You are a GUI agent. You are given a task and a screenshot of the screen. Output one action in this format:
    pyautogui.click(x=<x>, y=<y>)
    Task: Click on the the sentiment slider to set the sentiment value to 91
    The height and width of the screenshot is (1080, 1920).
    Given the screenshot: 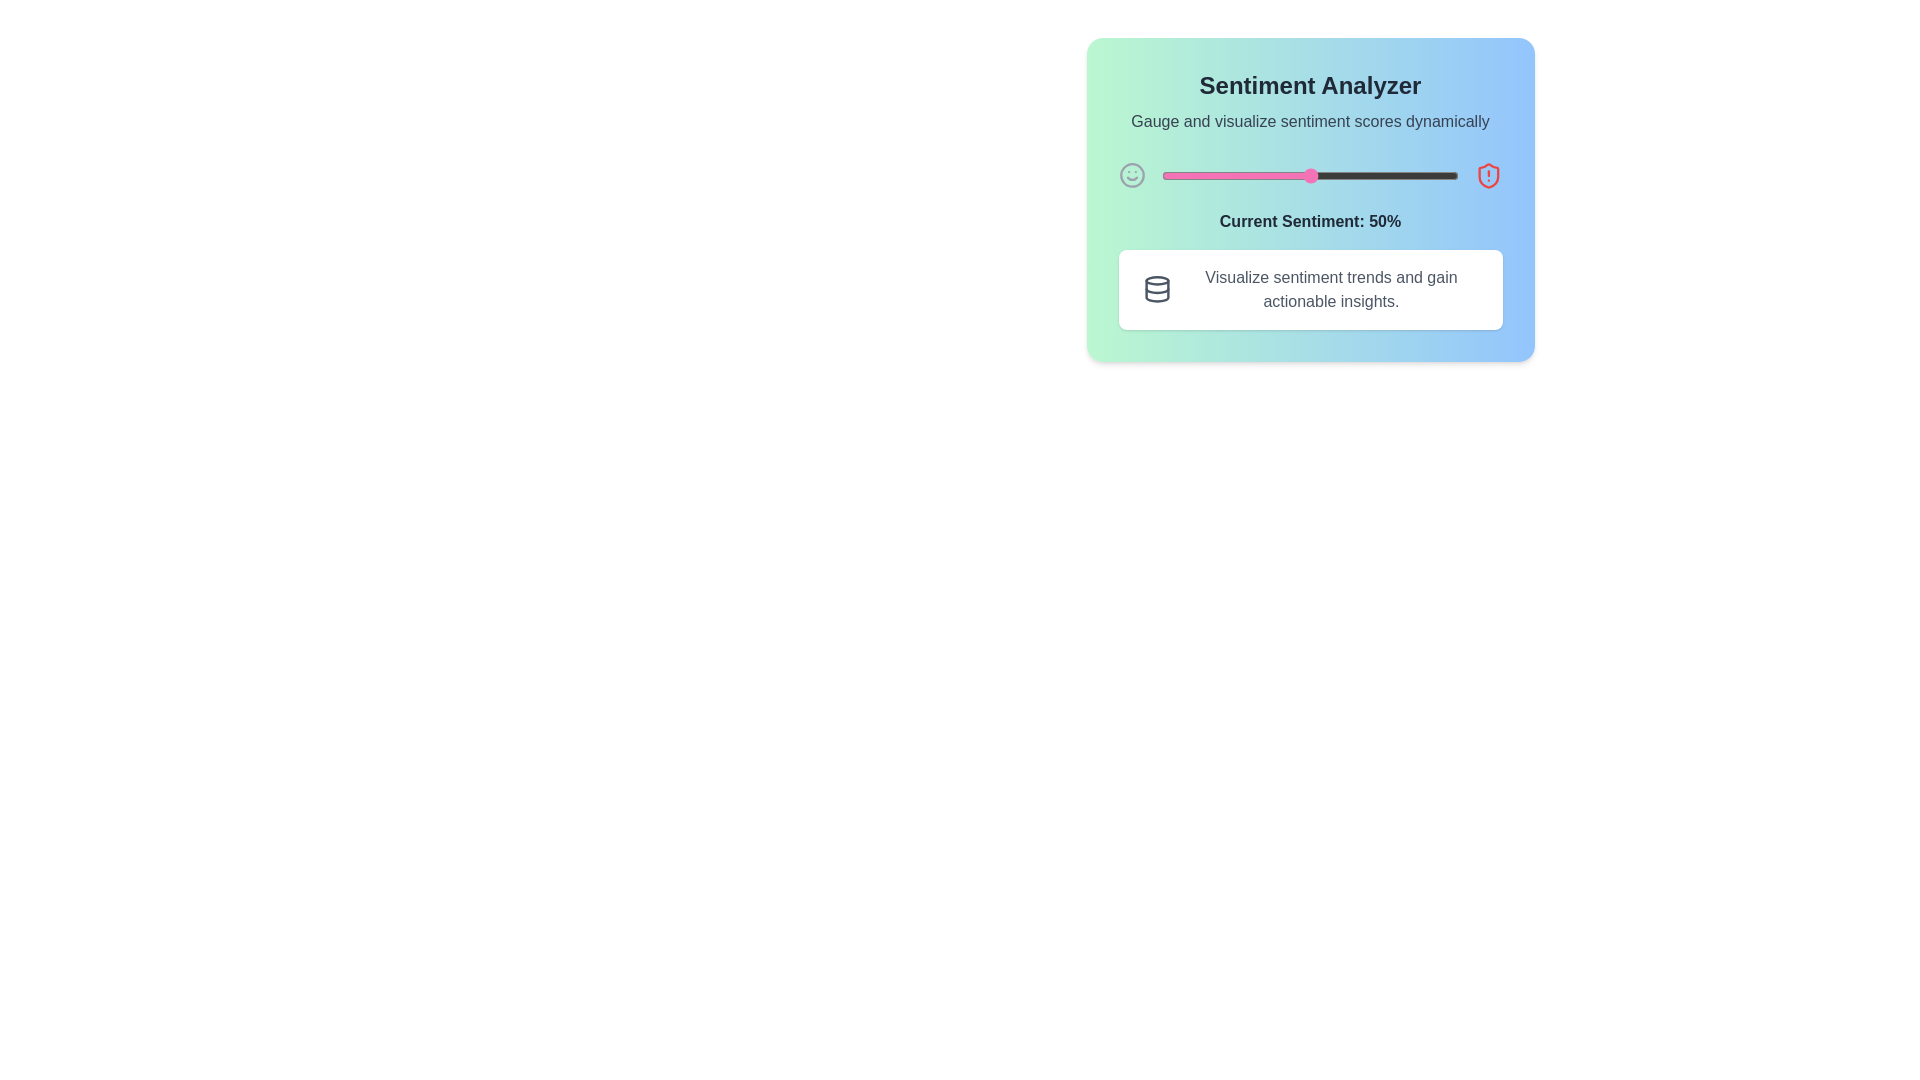 What is the action you would take?
    pyautogui.click(x=1431, y=175)
    